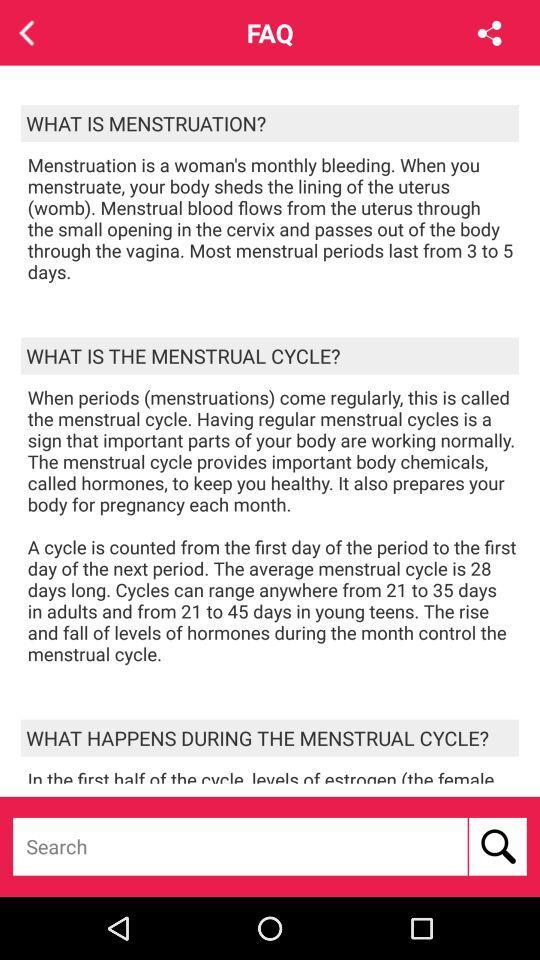 Image resolution: width=540 pixels, height=960 pixels. What do you see at coordinates (272, 774) in the screenshot?
I see `the item below the what happens during item` at bounding box center [272, 774].